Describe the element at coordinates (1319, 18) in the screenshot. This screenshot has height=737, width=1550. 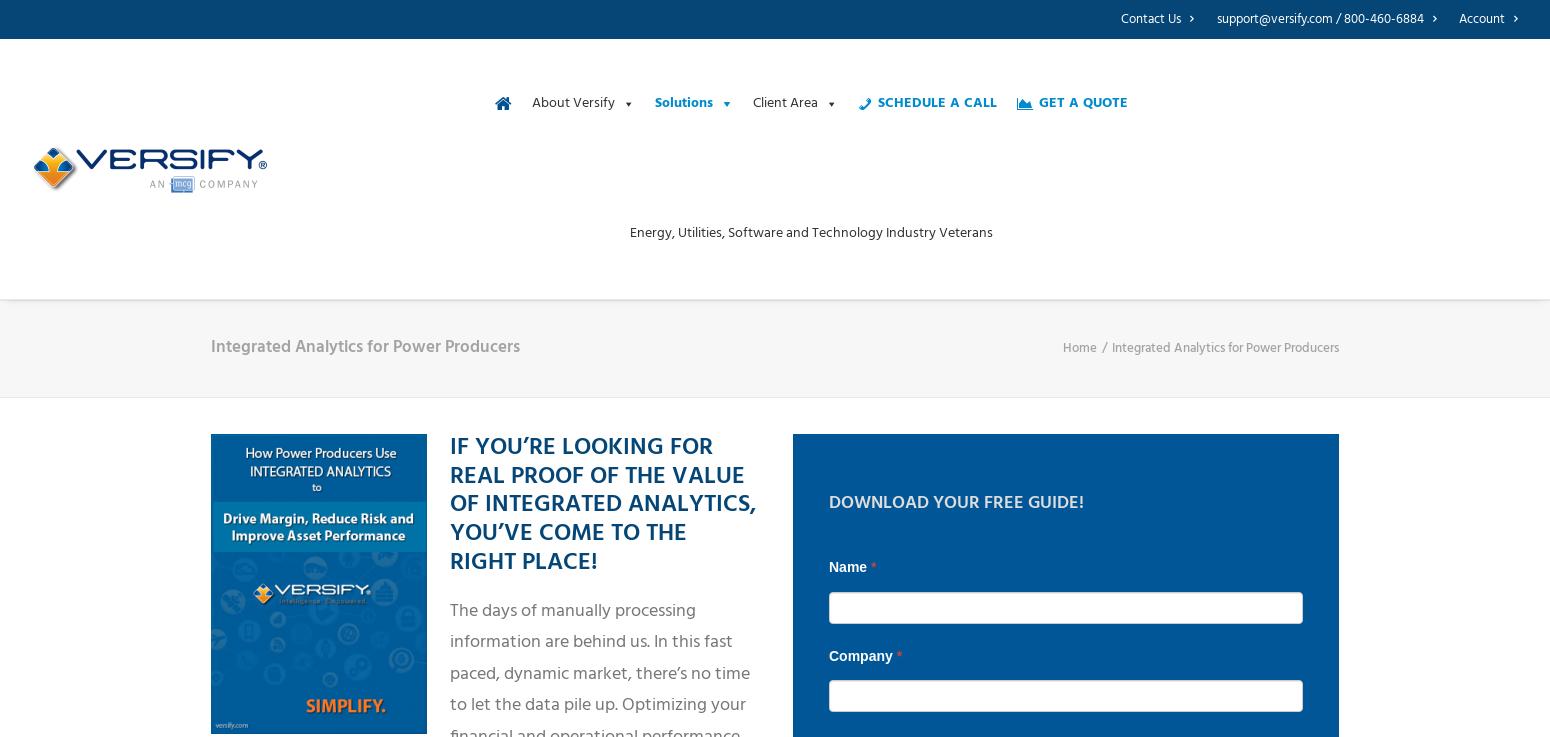
I see `'support@versify.com / 800-460-6884'` at that location.